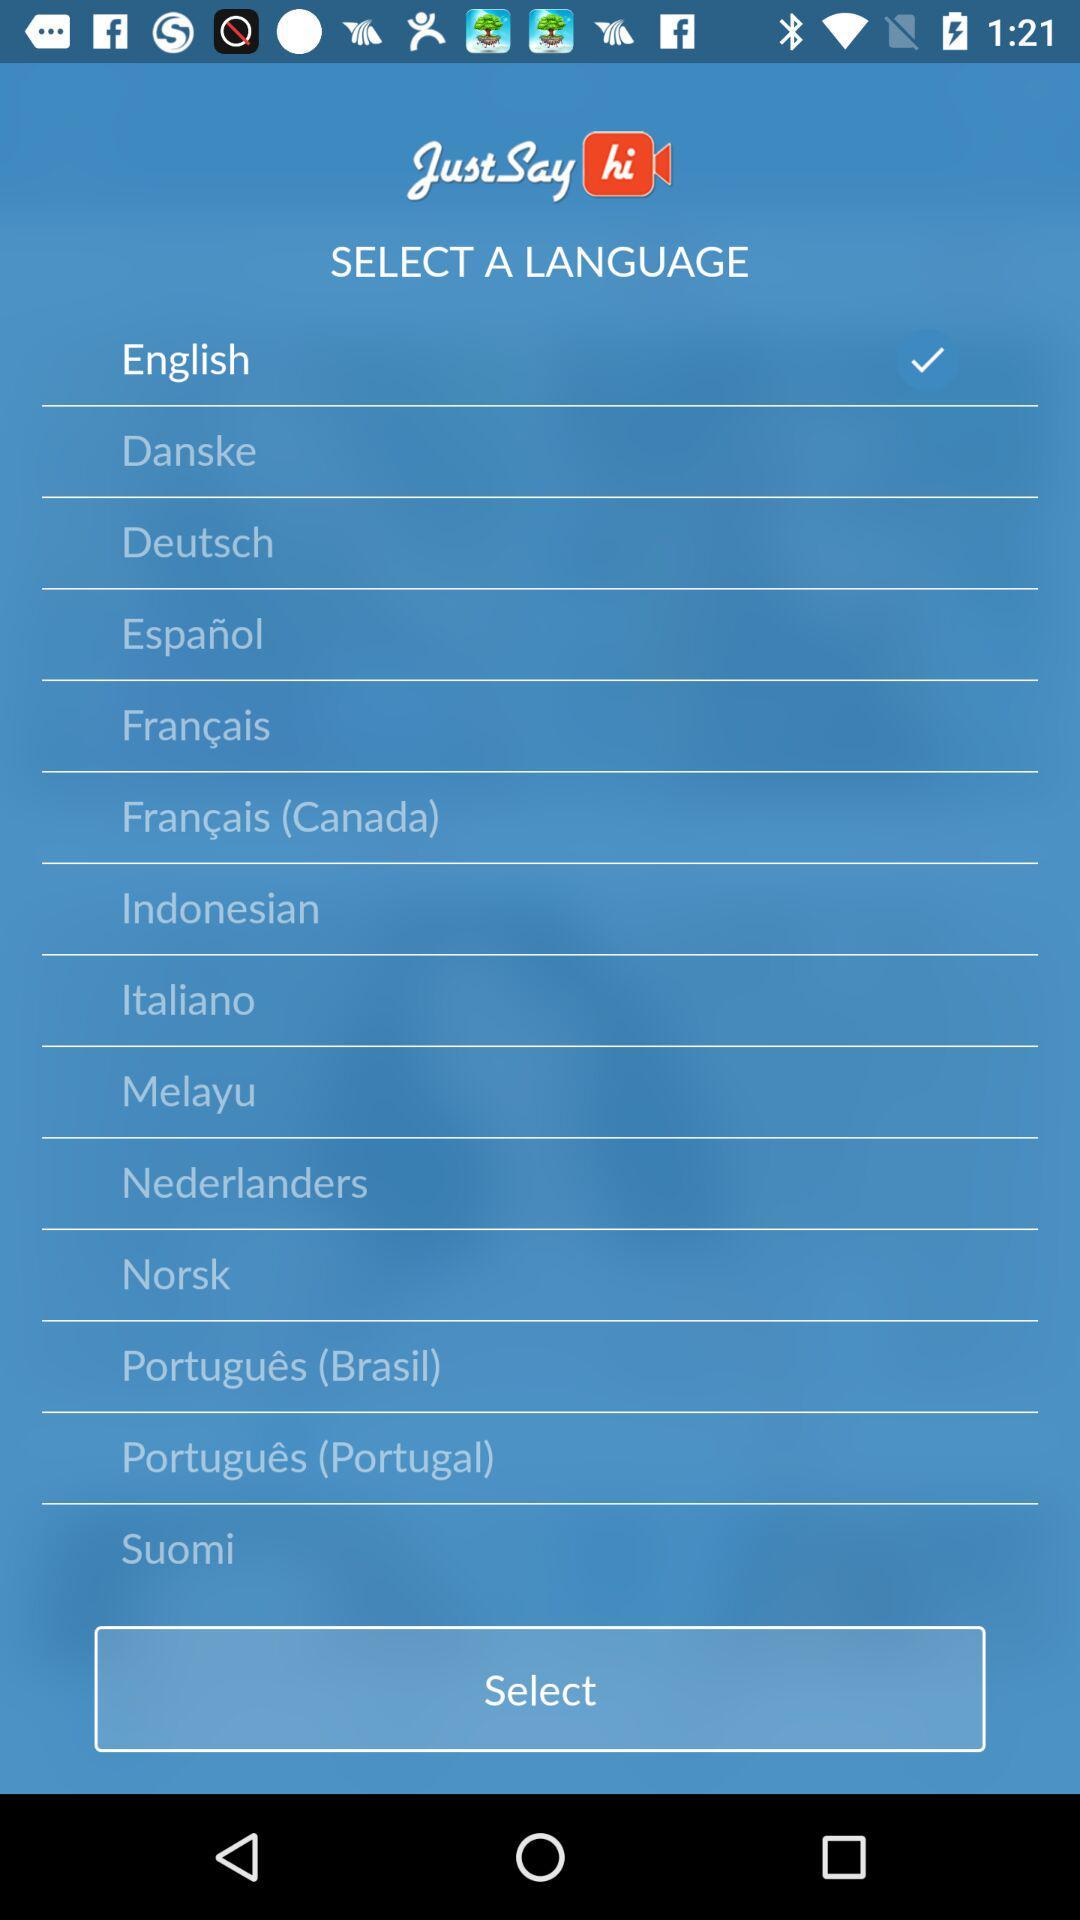  Describe the element at coordinates (197, 540) in the screenshot. I see `the deutsch item` at that location.